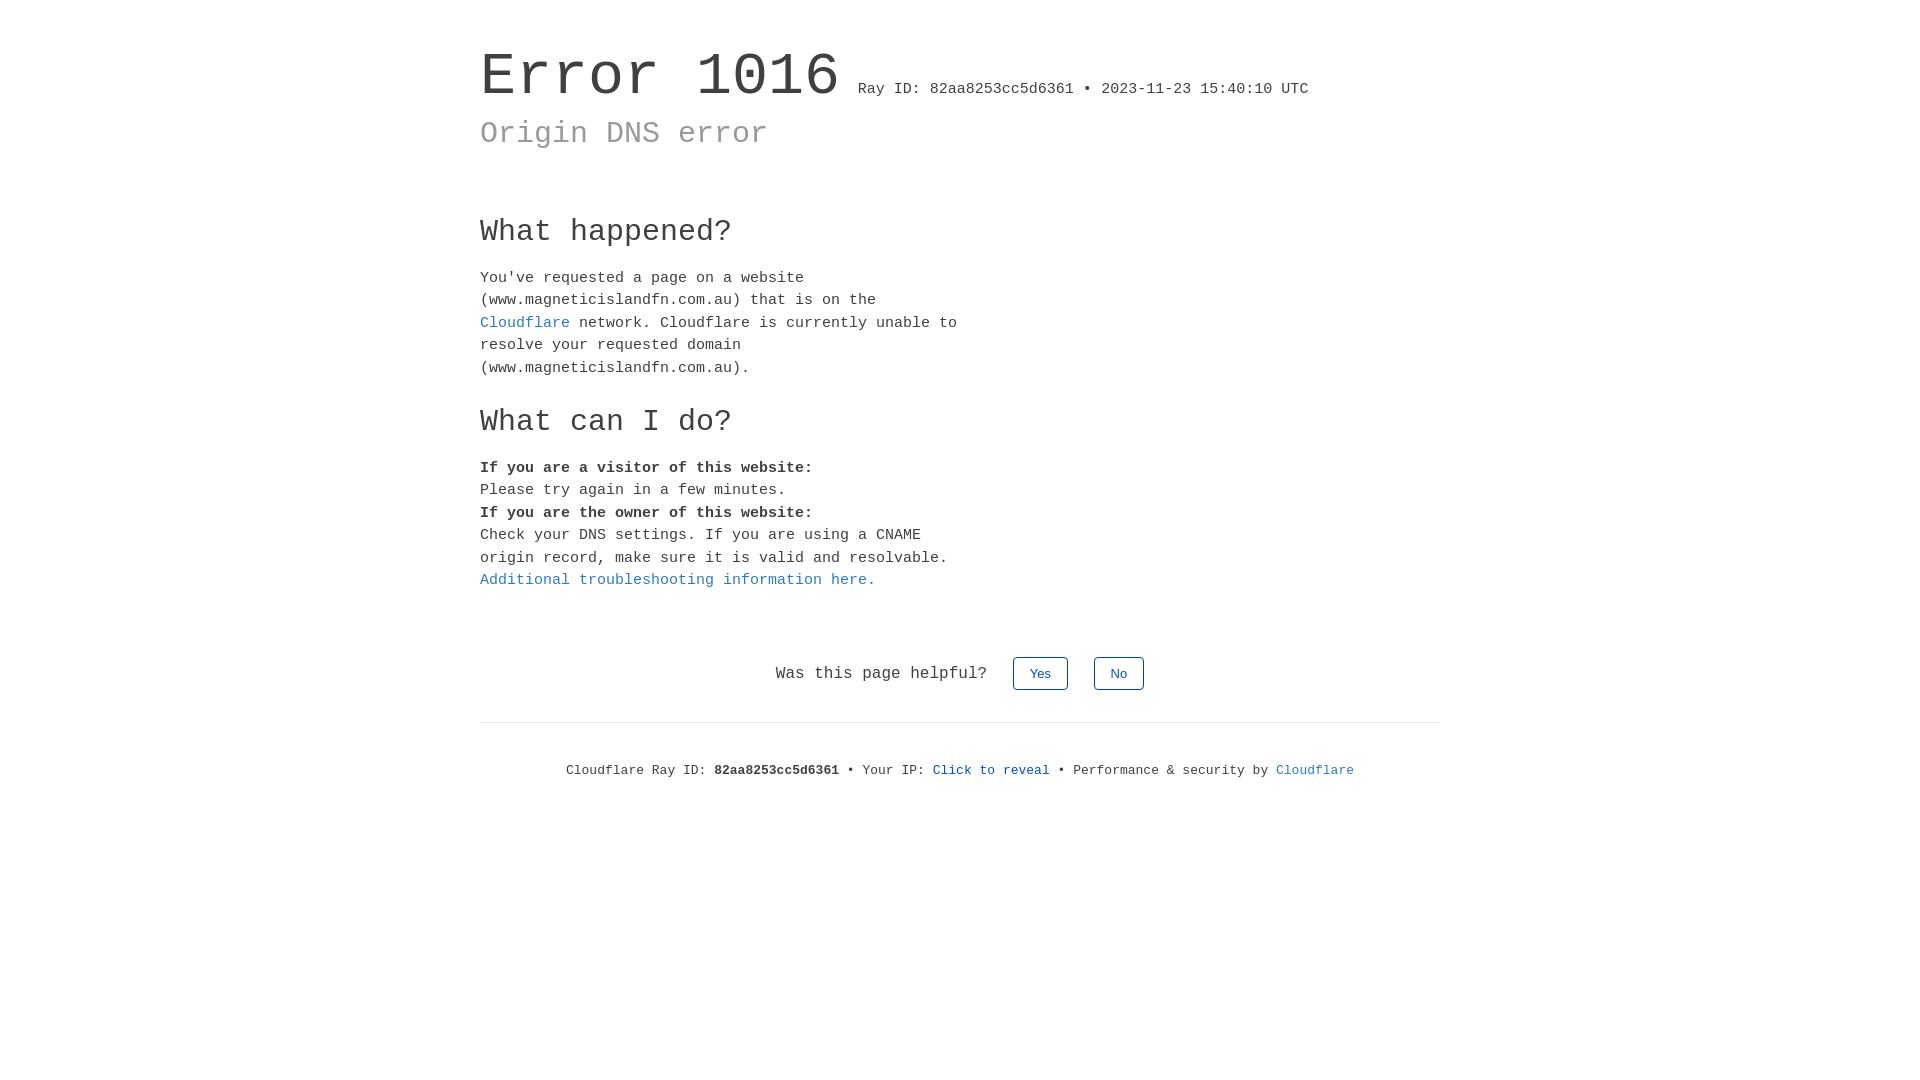 The width and height of the screenshot is (1920, 1080). I want to click on 'Yes', so click(1040, 672).